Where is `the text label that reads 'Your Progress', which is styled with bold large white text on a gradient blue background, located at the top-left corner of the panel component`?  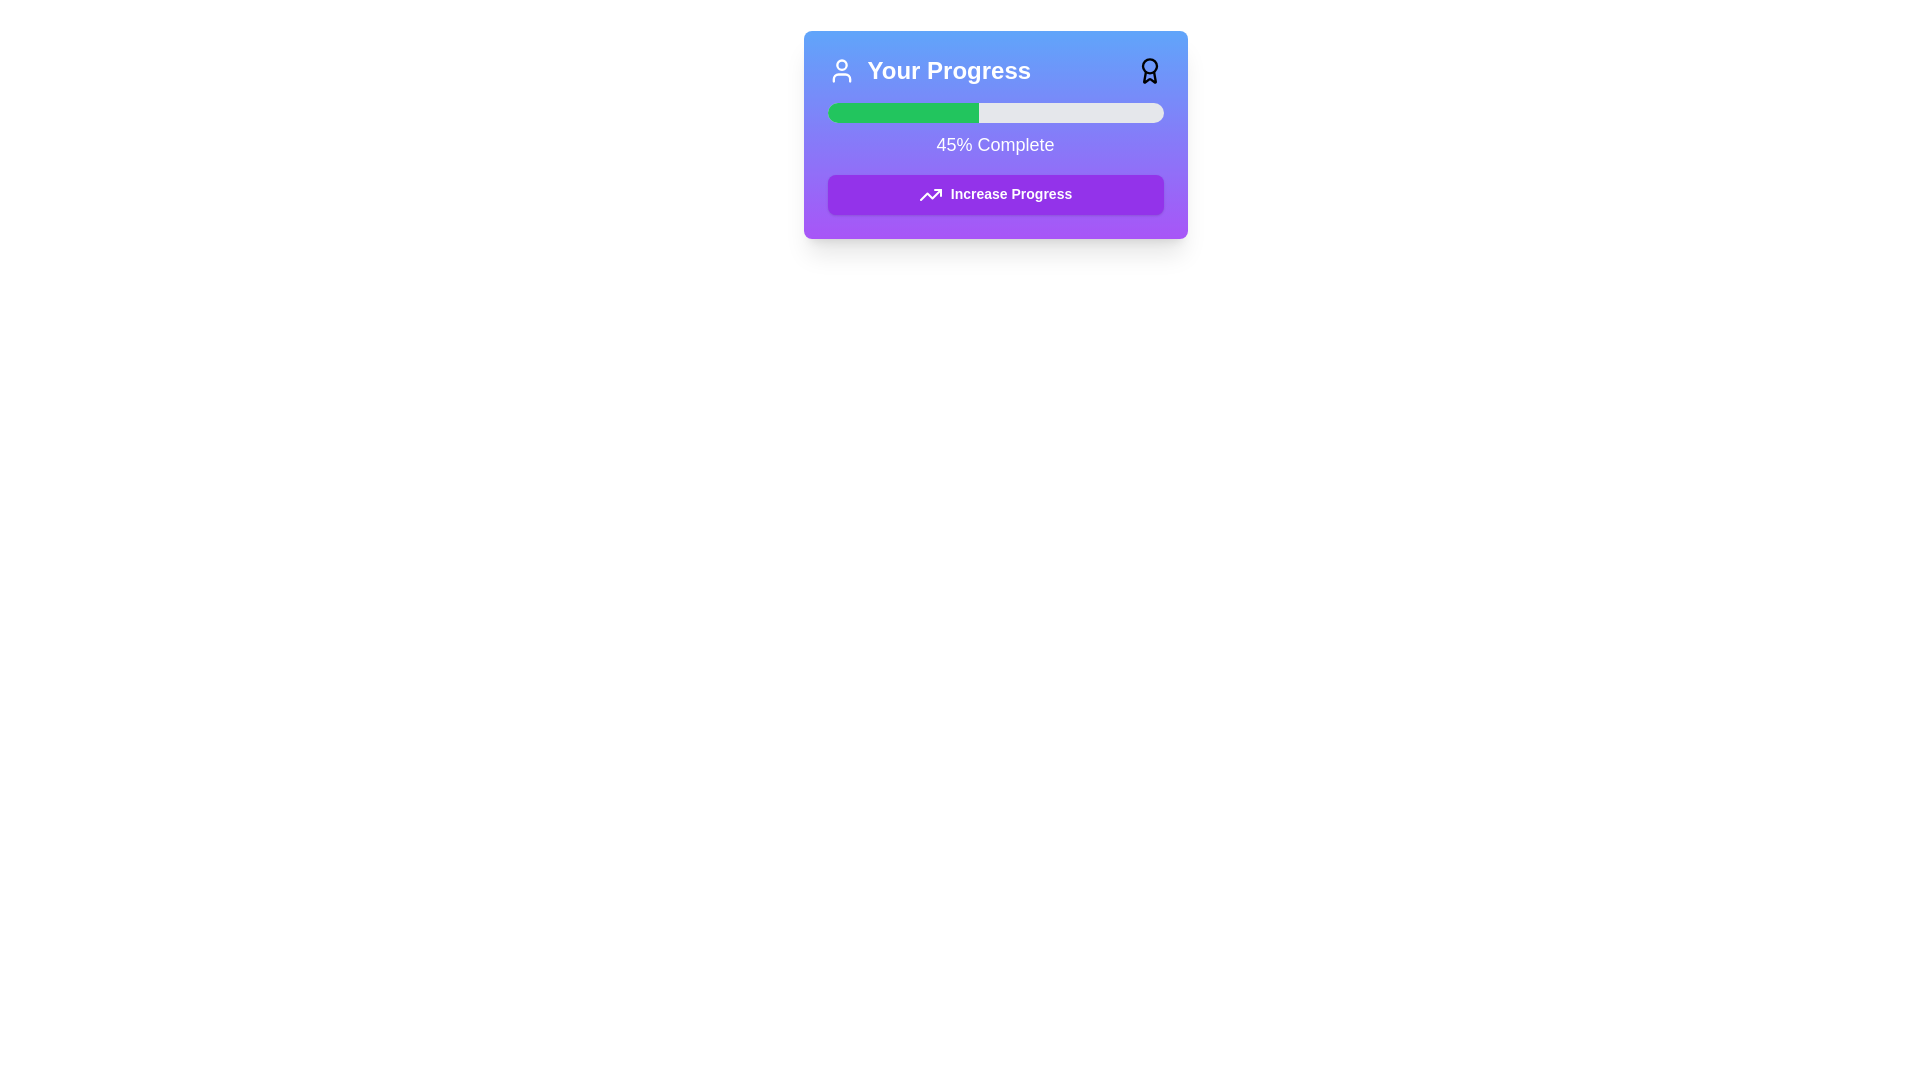 the text label that reads 'Your Progress', which is styled with bold large white text on a gradient blue background, located at the top-left corner of the panel component is located at coordinates (948, 69).